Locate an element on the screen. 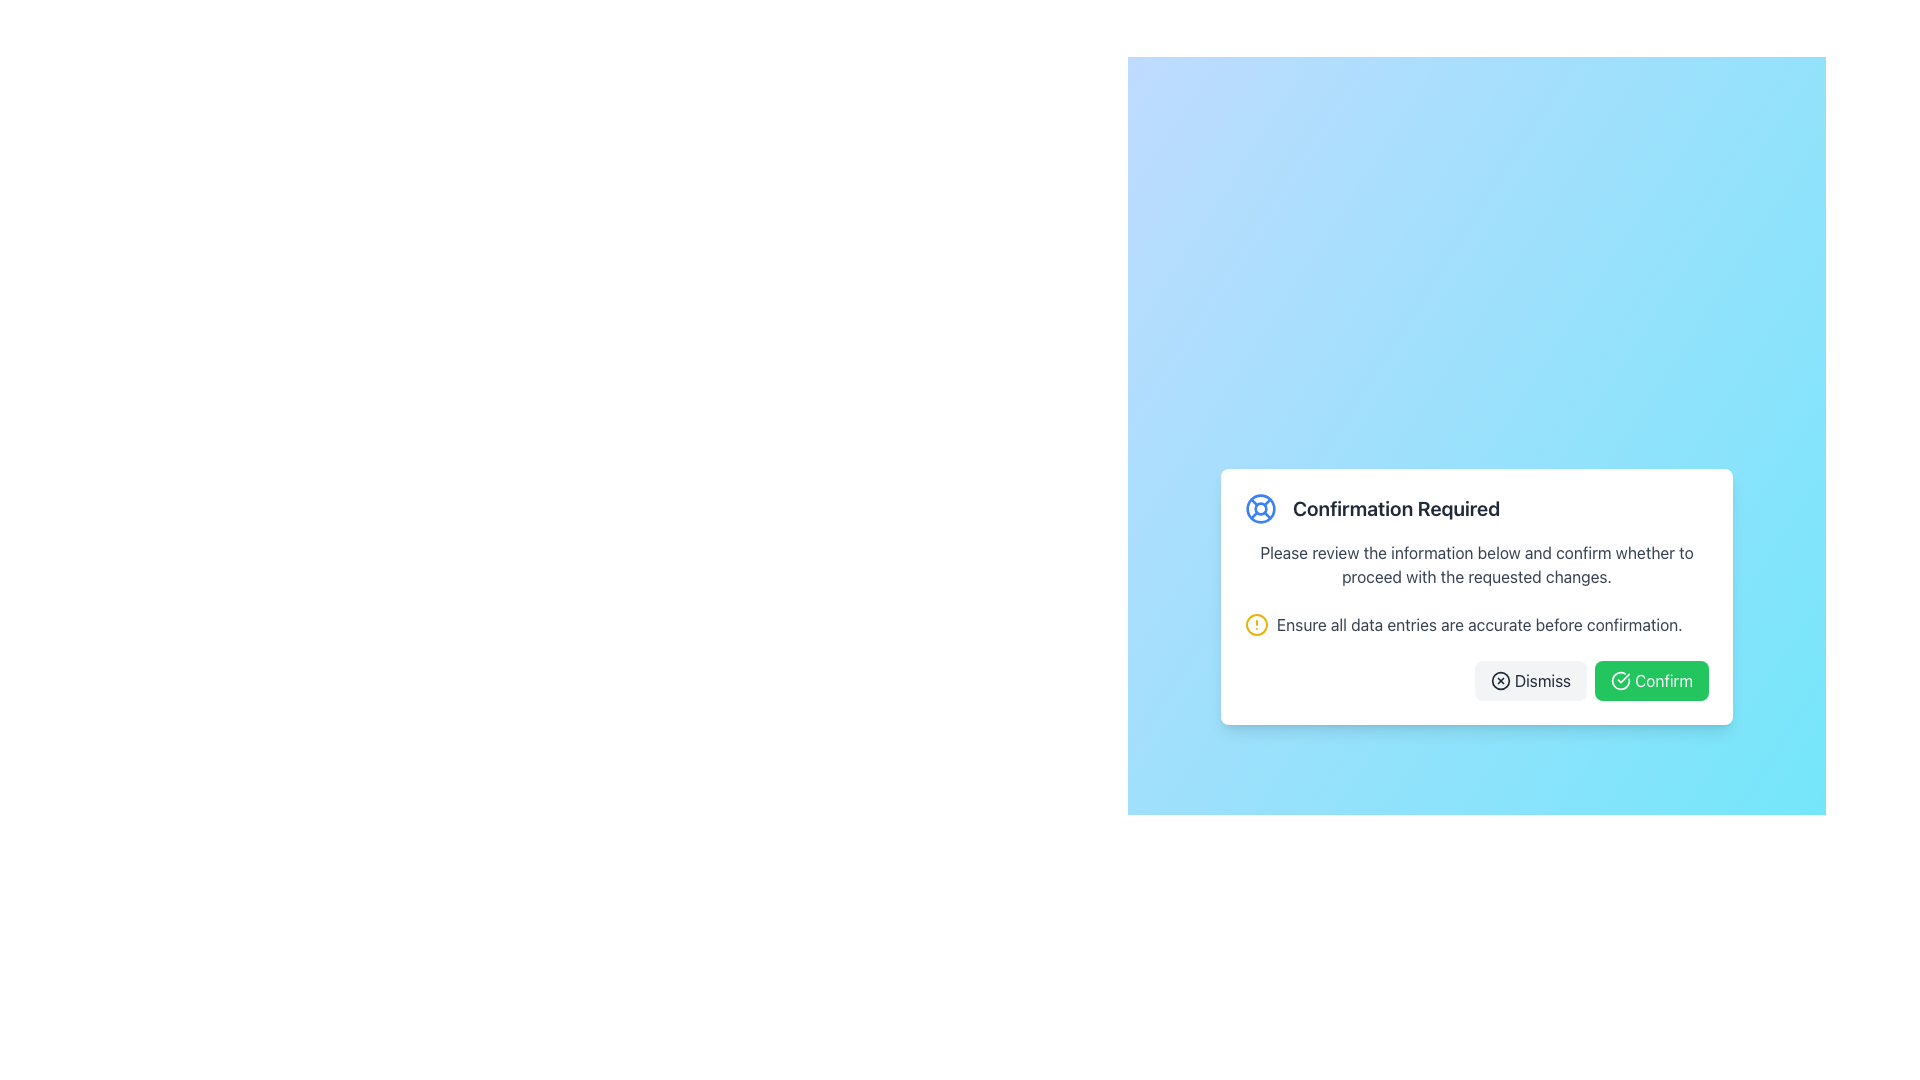  the warning message text that reads 'Ensure all data entries are accurate before confirmation.', which is styled in gray and located beside an attention icon in the popup dialog is located at coordinates (1479, 623).